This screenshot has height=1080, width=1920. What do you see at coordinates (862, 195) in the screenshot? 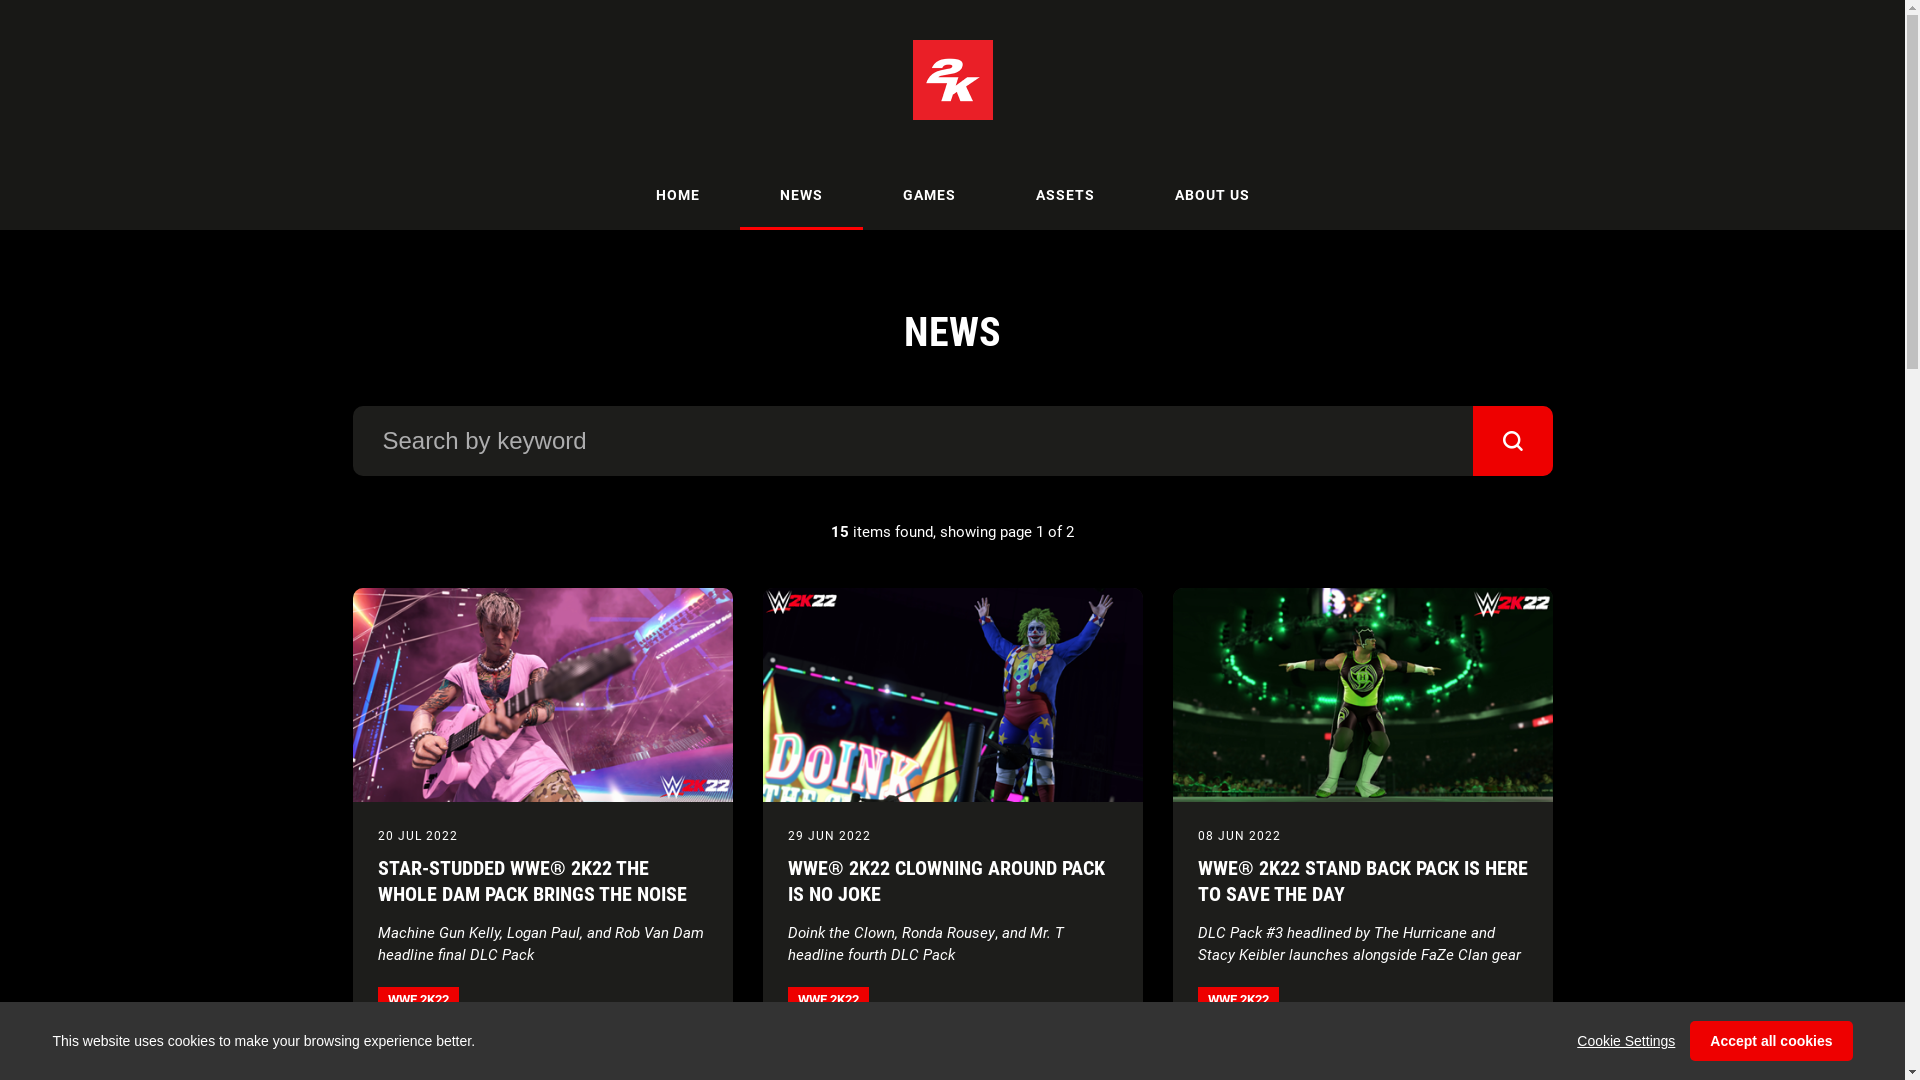
I see `'GAMES'` at bounding box center [862, 195].